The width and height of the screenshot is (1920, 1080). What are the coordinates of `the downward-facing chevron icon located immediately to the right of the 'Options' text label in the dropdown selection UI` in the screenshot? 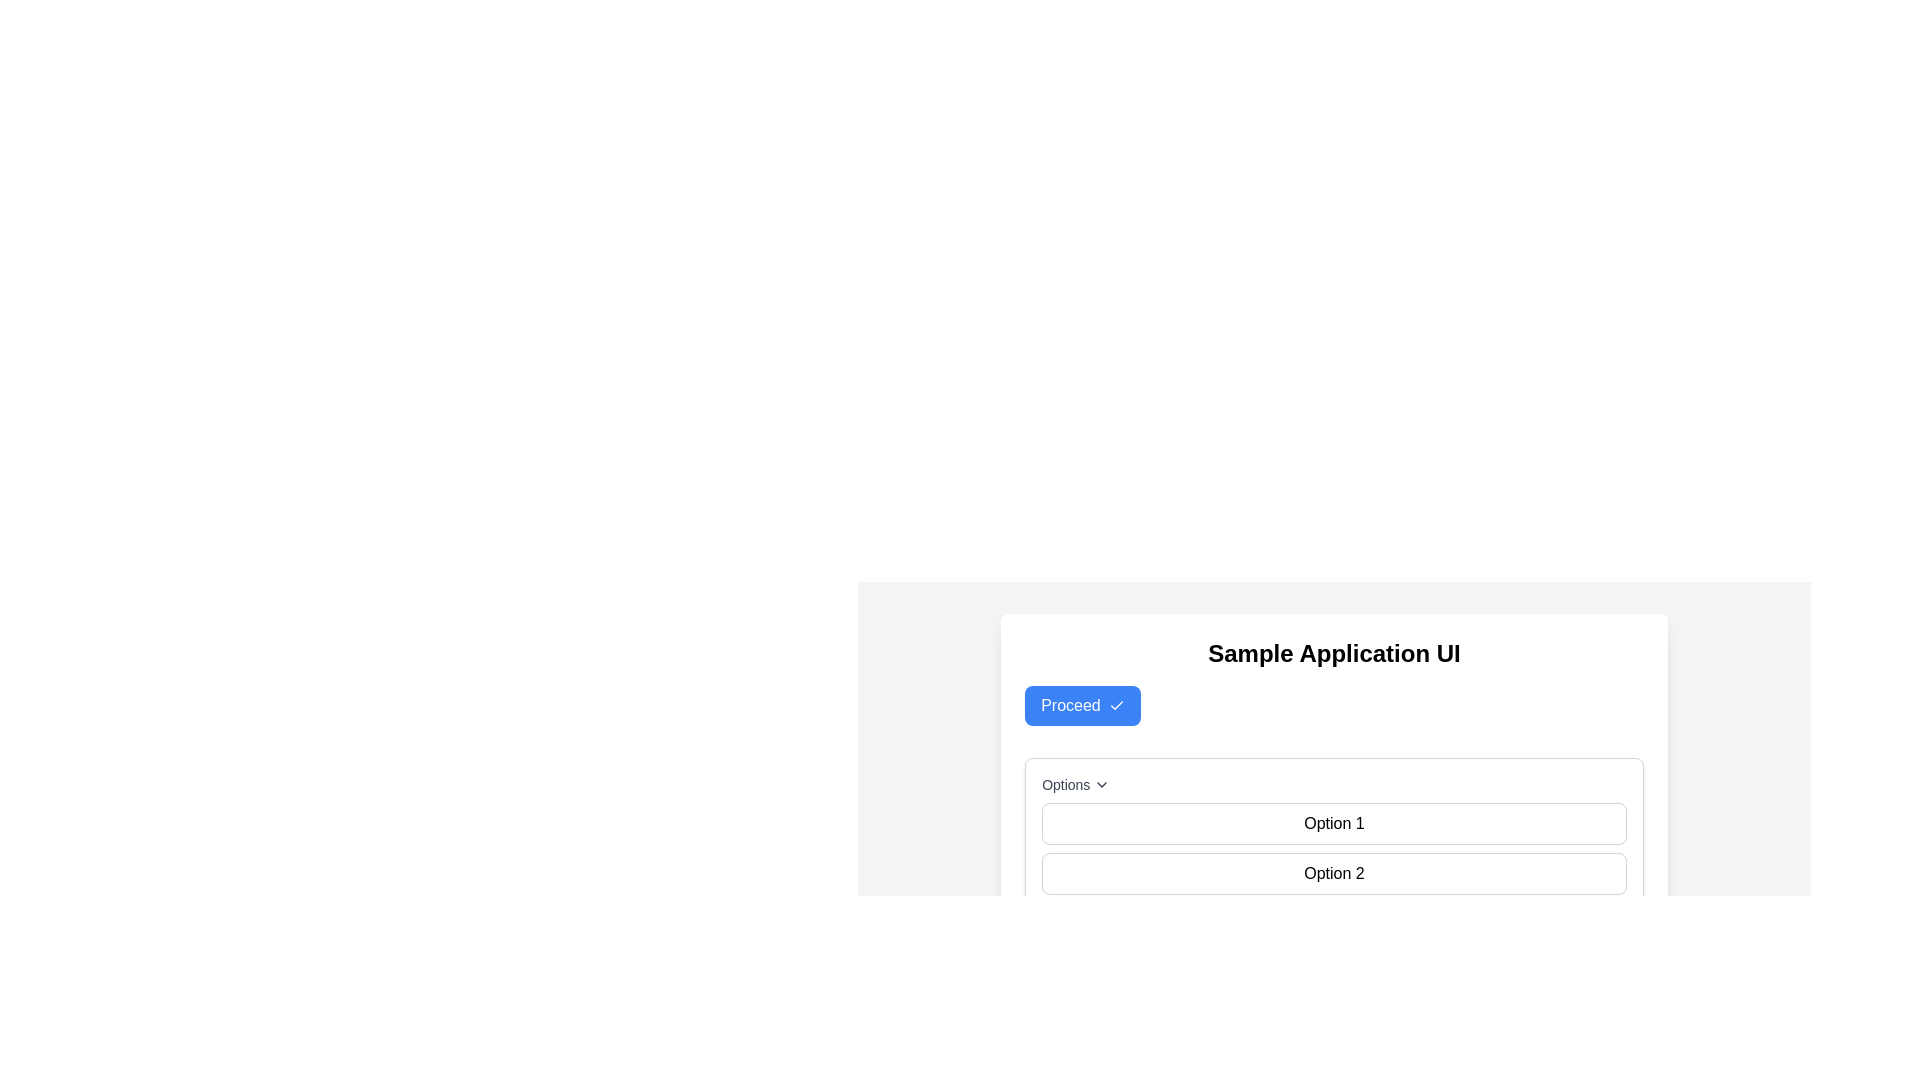 It's located at (1101, 784).